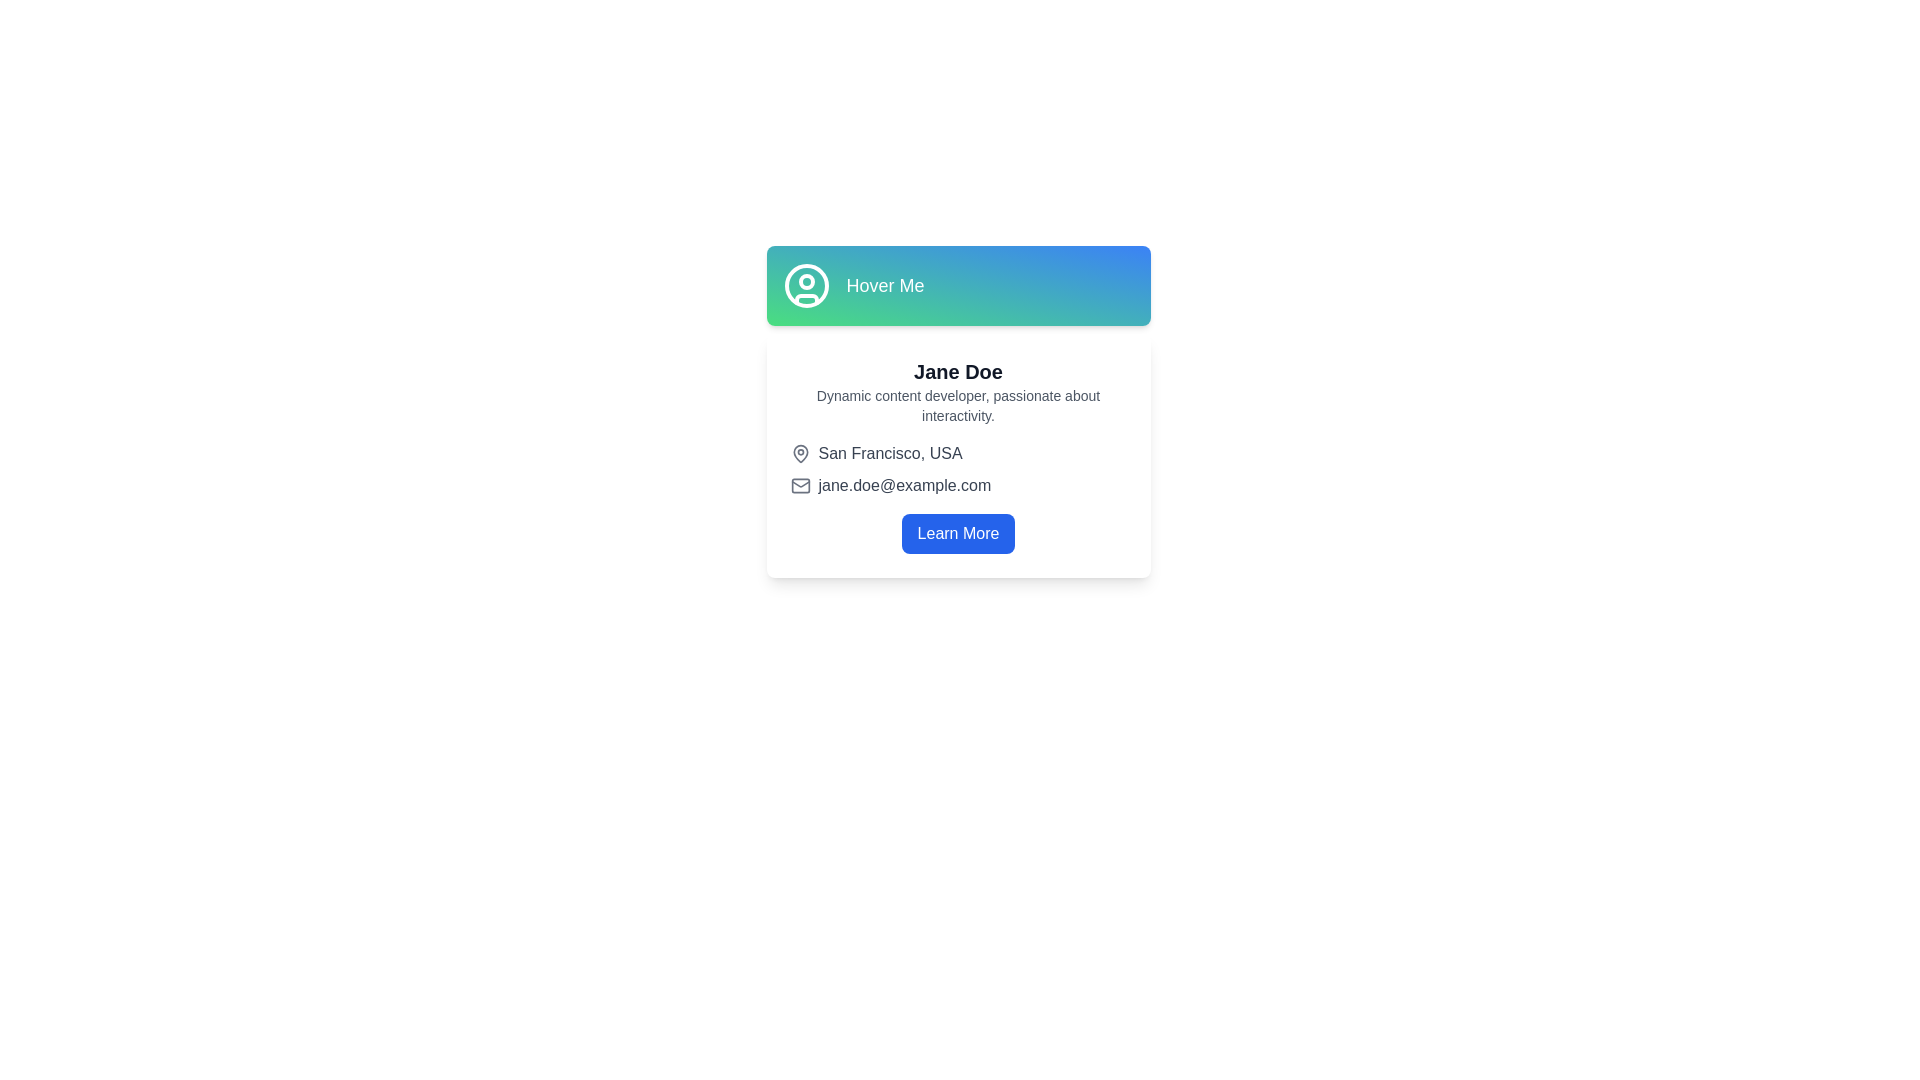 Image resolution: width=1920 pixels, height=1080 pixels. Describe the element at coordinates (957, 486) in the screenshot. I see `the email link 'jane.doe@example.com' displayed below the 'San Francisco, USA' text and its associated pin icon, if enabled` at that location.